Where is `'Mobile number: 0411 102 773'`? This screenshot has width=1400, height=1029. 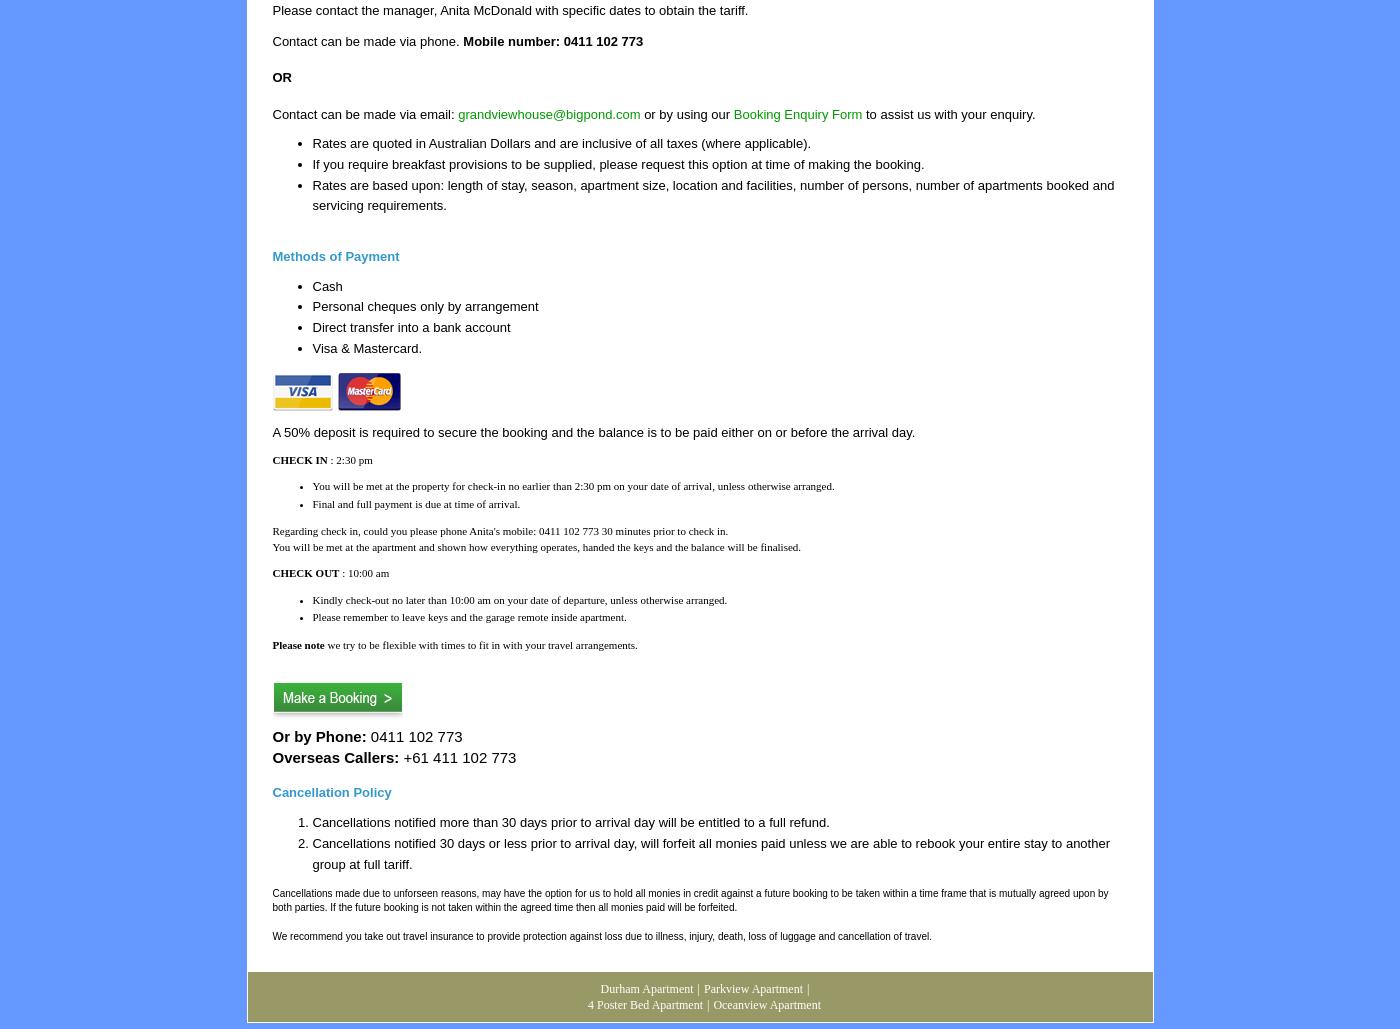
'Mobile number: 0411 102 773' is located at coordinates (553, 41).